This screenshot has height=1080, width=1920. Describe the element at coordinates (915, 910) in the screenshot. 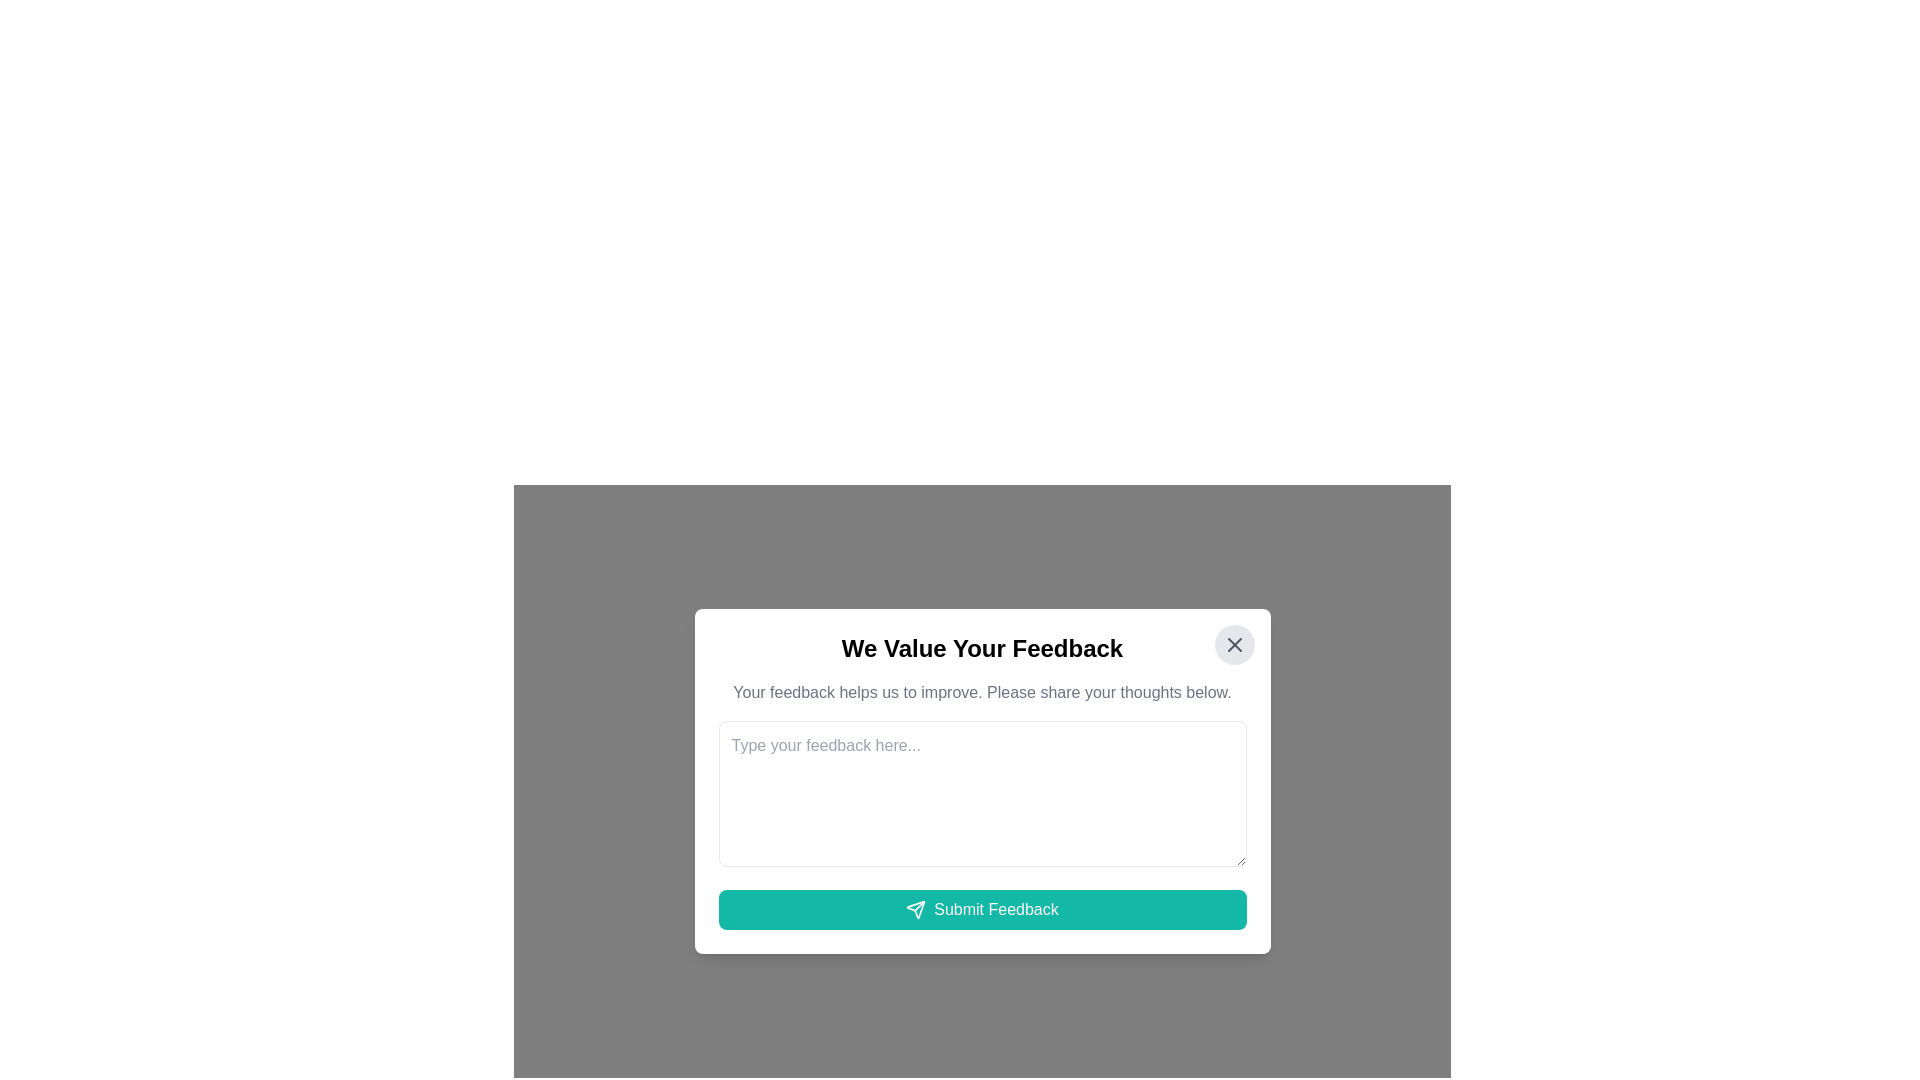

I see `the 'Submit Feedback' button located at the bottom center of the feedback modal window, which is adjacent to the 'send' icon` at that location.